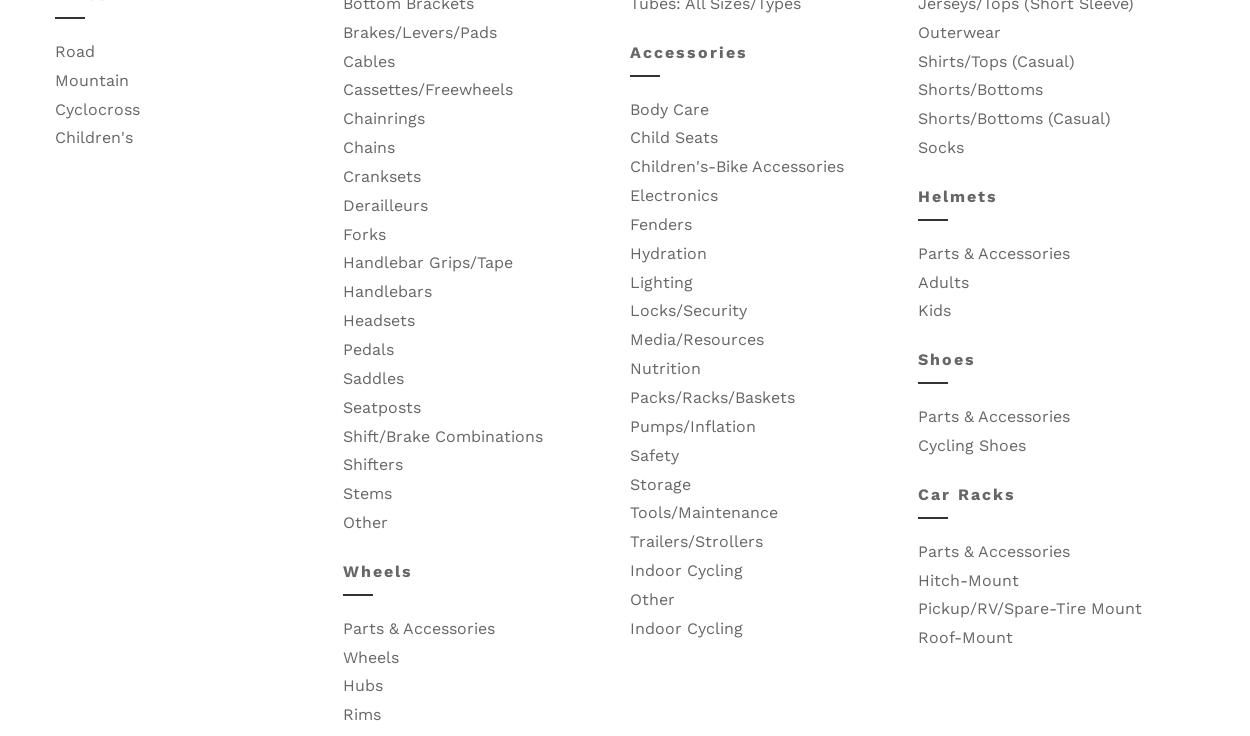 The height and width of the screenshot is (736, 1250). I want to click on 'Shorts/Bottoms', so click(917, 89).